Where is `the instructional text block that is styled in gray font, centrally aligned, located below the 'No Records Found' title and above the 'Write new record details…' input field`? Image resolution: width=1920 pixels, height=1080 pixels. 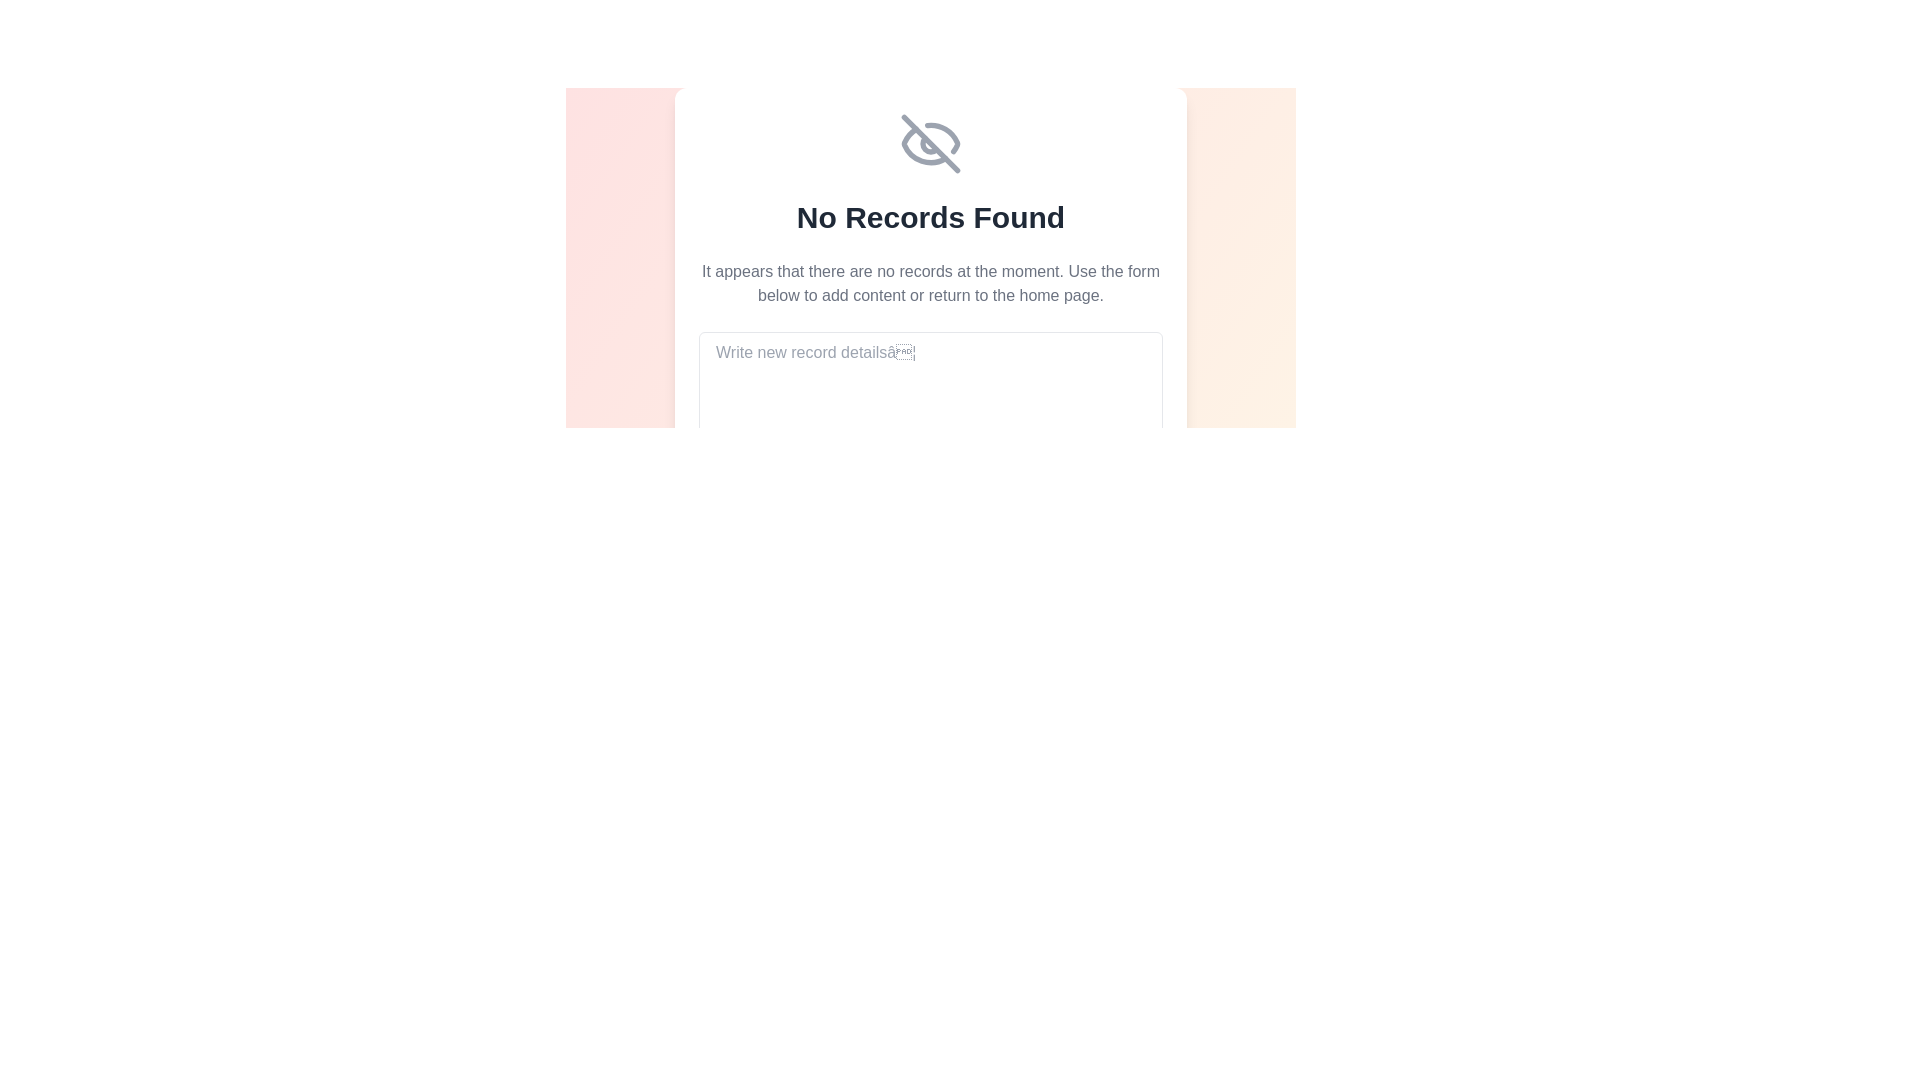 the instructional text block that is styled in gray font, centrally aligned, located below the 'No Records Found' title and above the 'Write new record details…' input field is located at coordinates (930, 284).